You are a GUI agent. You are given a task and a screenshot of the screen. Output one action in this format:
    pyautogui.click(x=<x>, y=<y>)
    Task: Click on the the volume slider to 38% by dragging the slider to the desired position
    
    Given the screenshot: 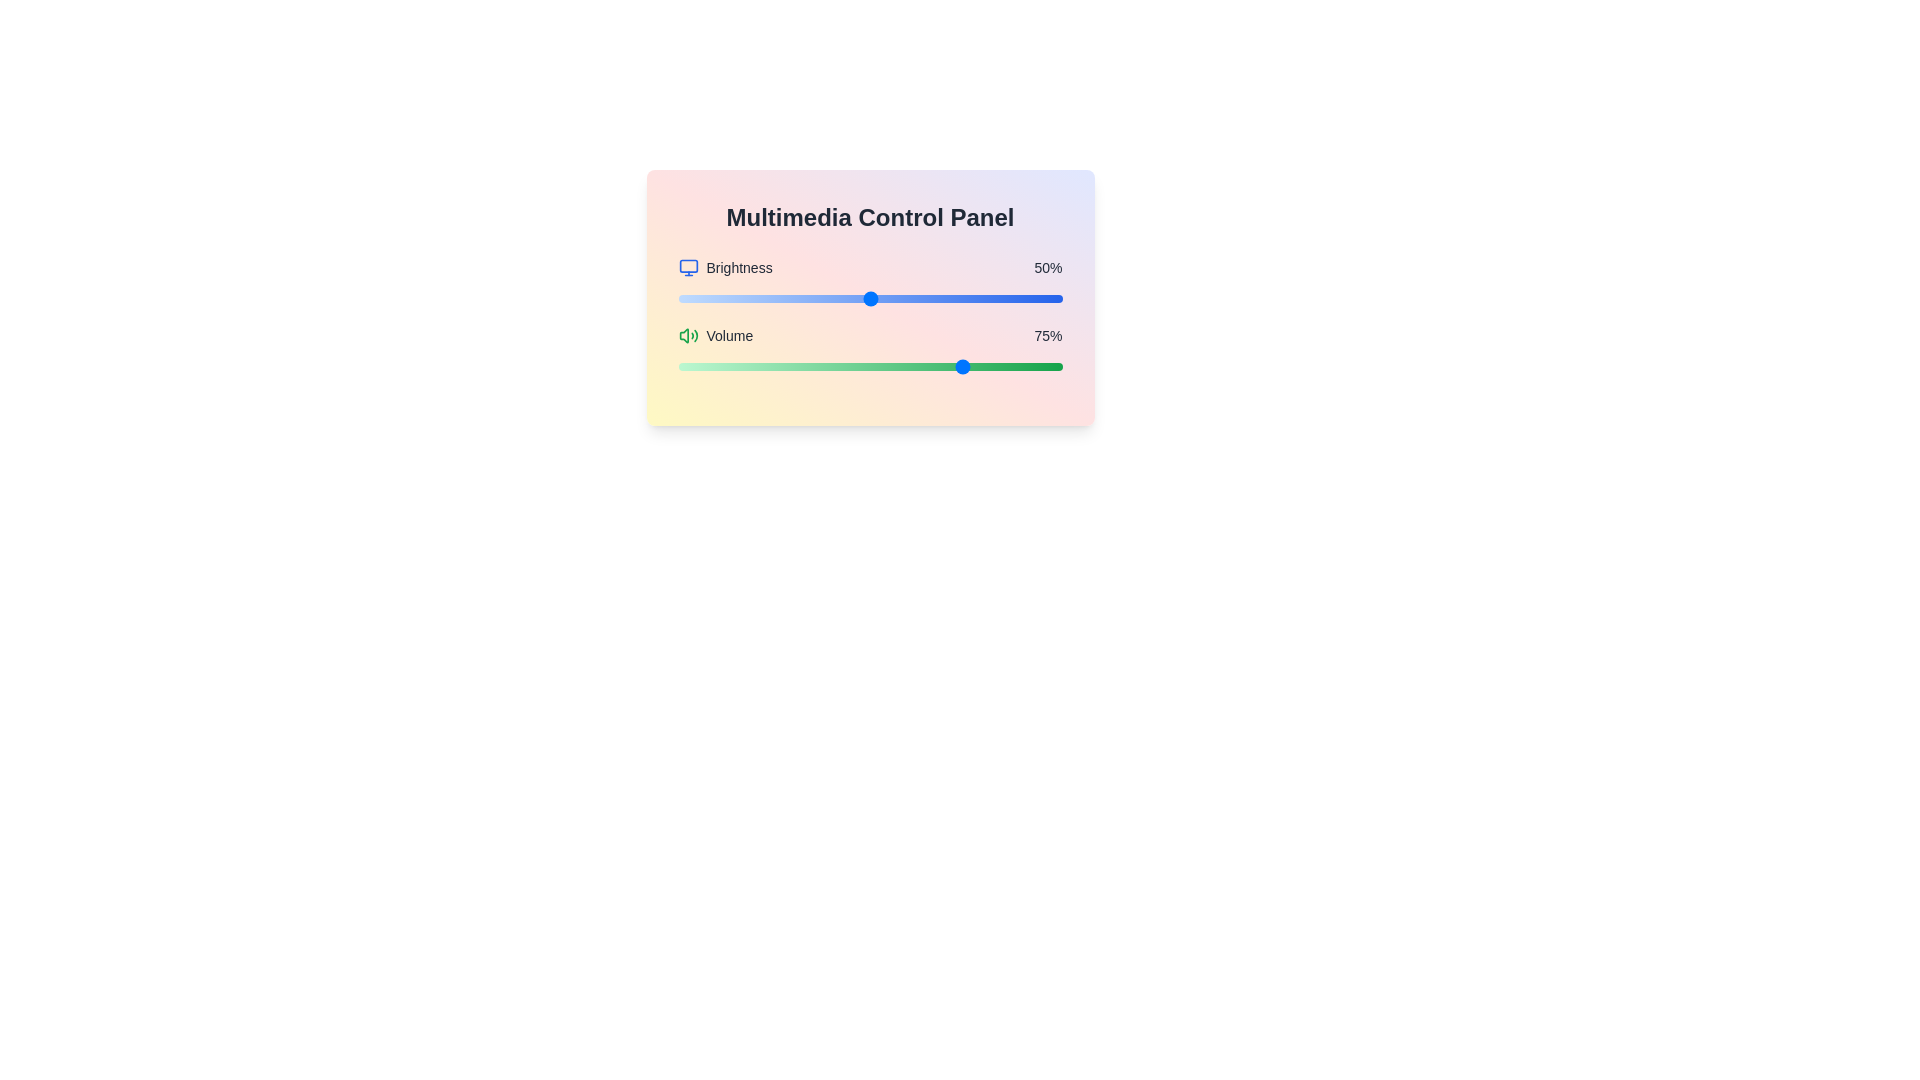 What is the action you would take?
    pyautogui.click(x=824, y=366)
    